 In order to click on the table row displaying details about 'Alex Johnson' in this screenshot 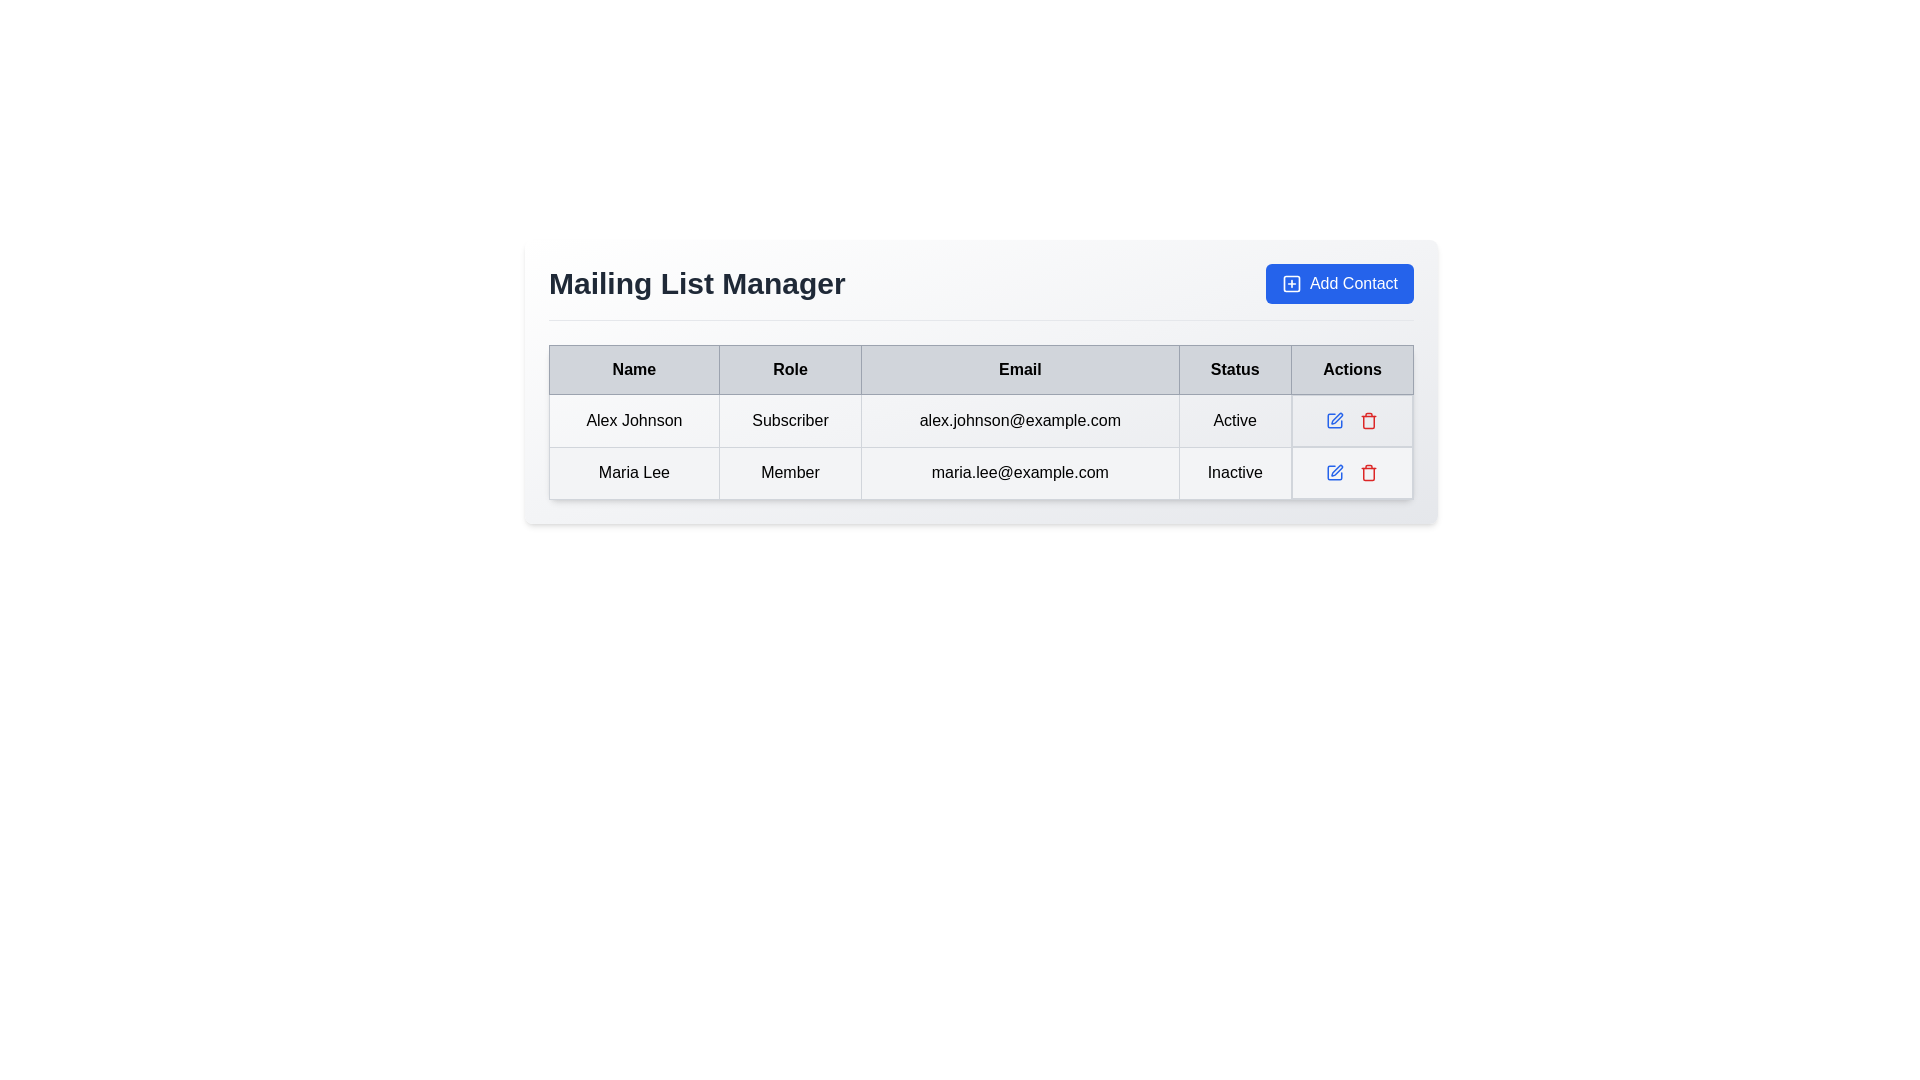, I will do `click(981, 419)`.